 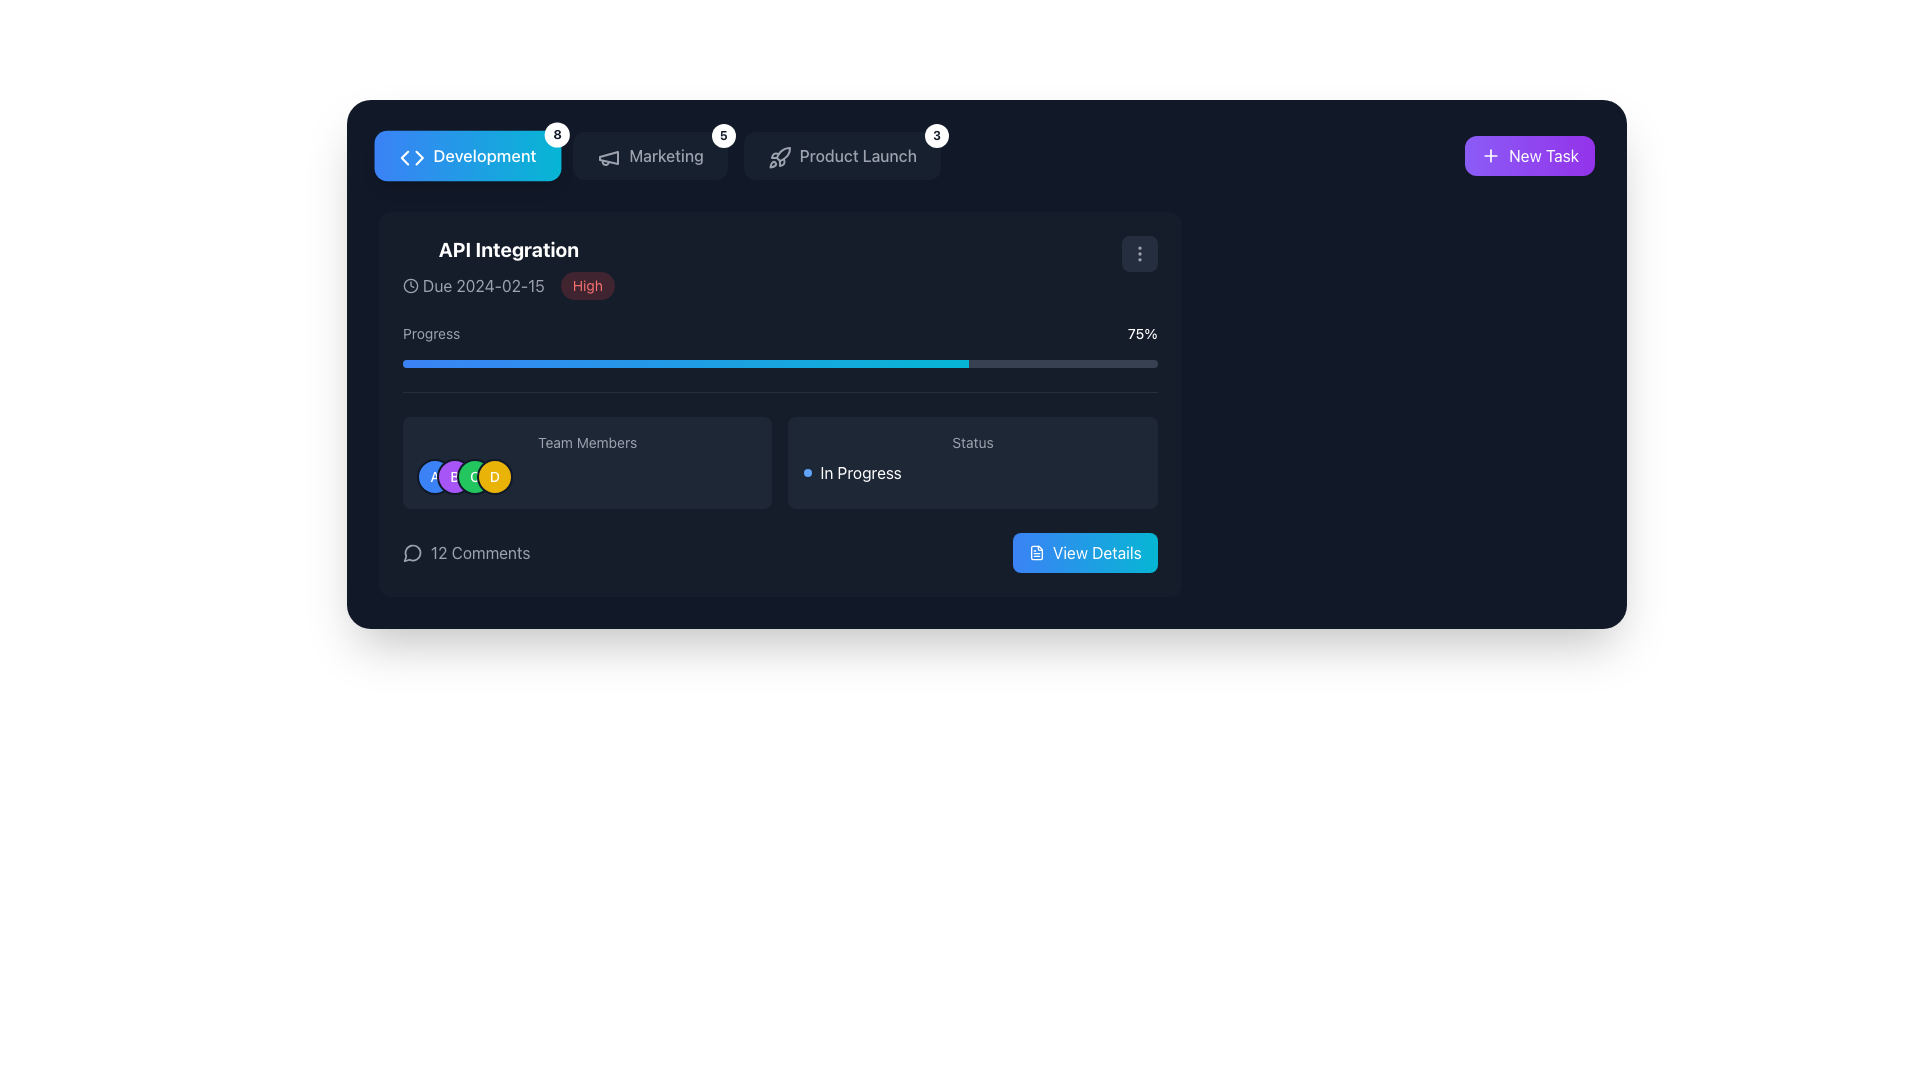 I want to click on the content of the circular badge displaying the number '8' in bold, which is located near the top-right corner of the 'Development' button, so click(x=557, y=135).